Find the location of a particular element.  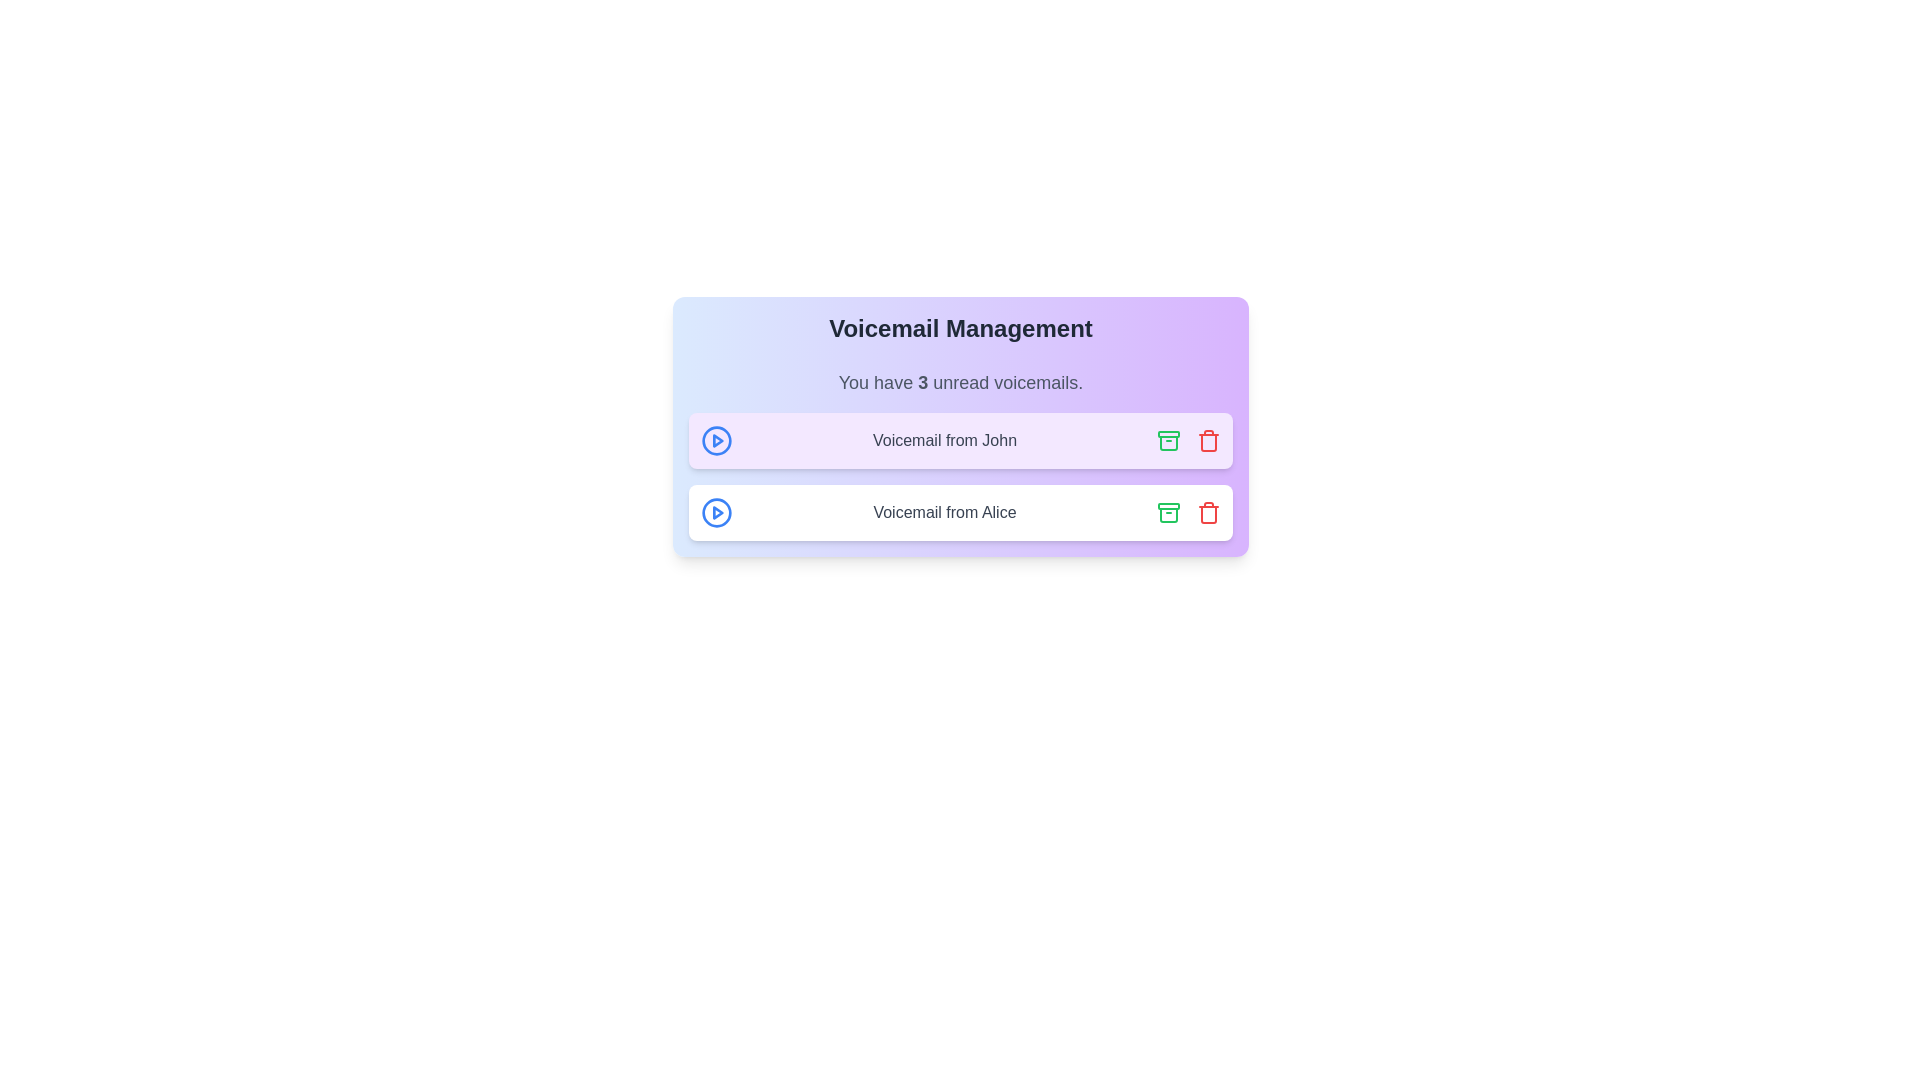

the delete button associated with the voicemail item labeled 'Voicemail from John' is located at coordinates (1208, 439).